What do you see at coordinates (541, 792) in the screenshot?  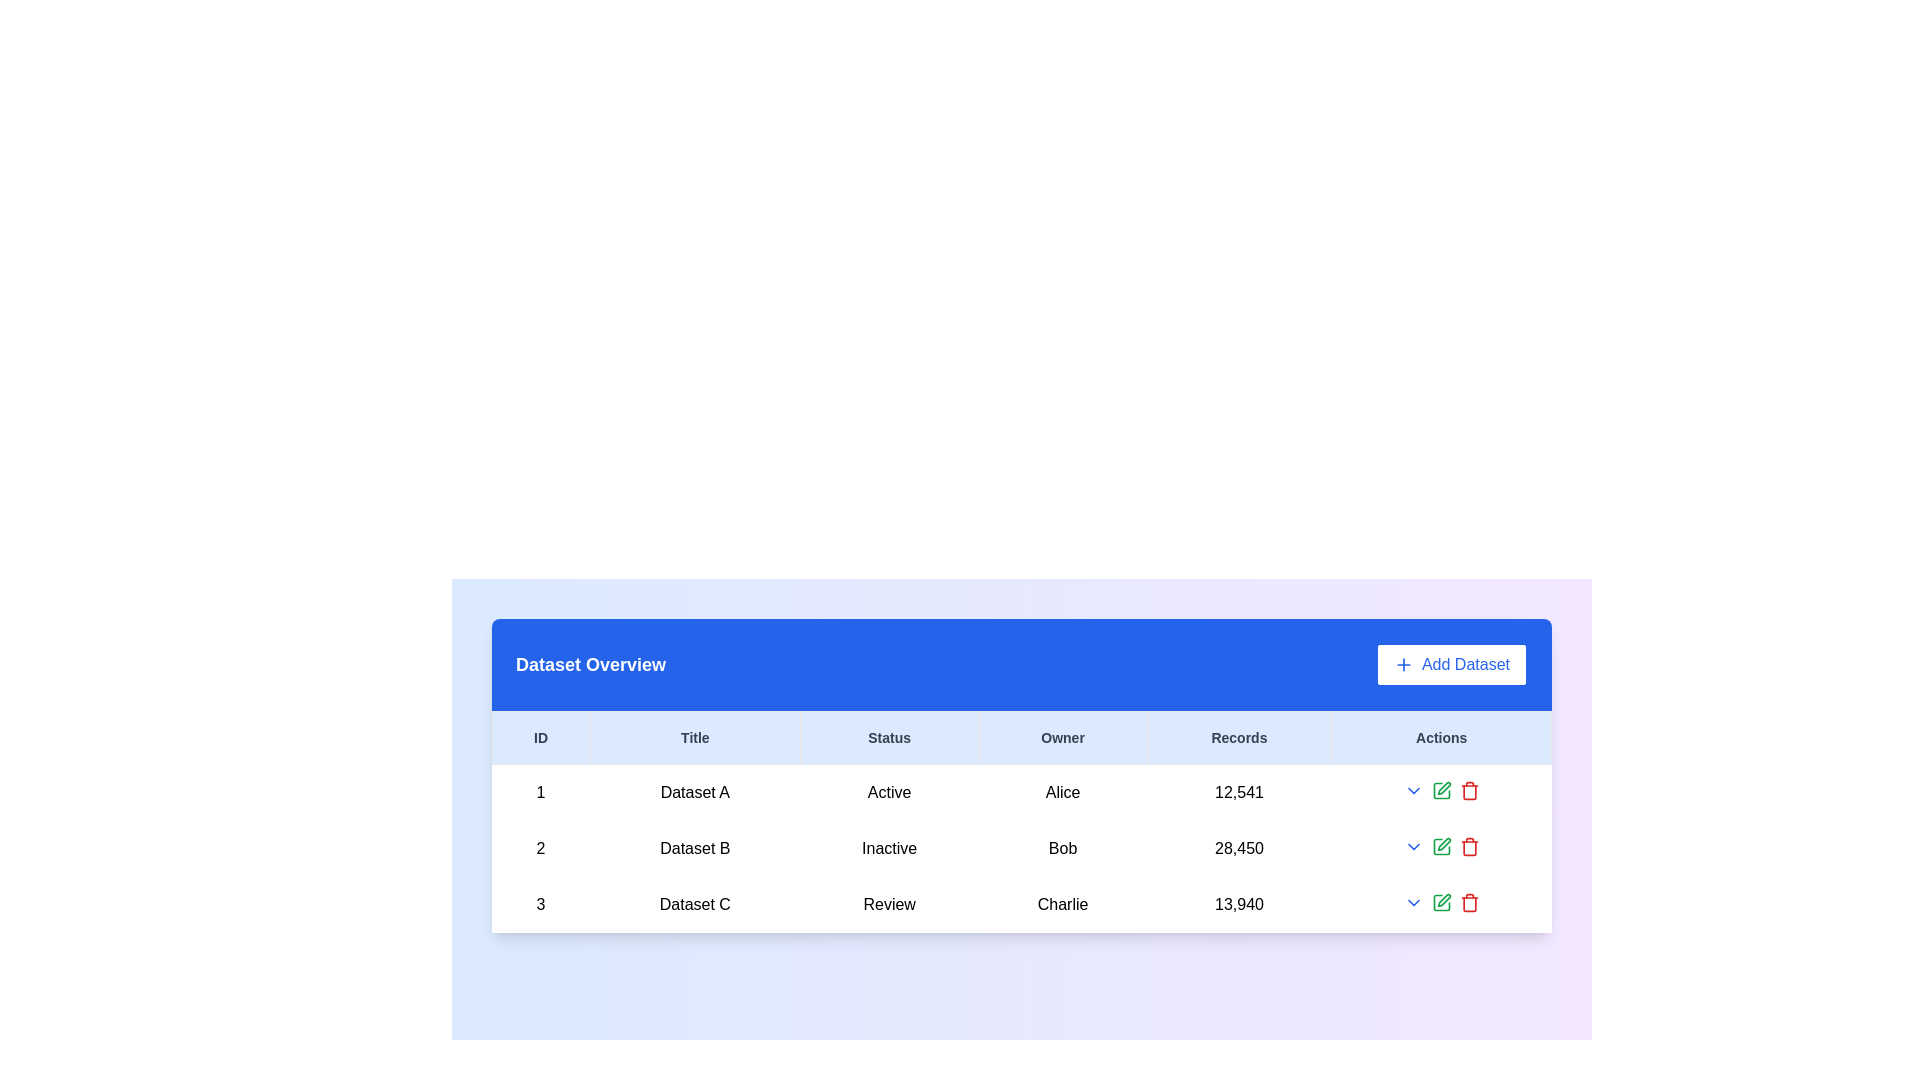 I see `the numeral '1' in the 'ID' column of the table, which is the first item in the uppermost row` at bounding box center [541, 792].